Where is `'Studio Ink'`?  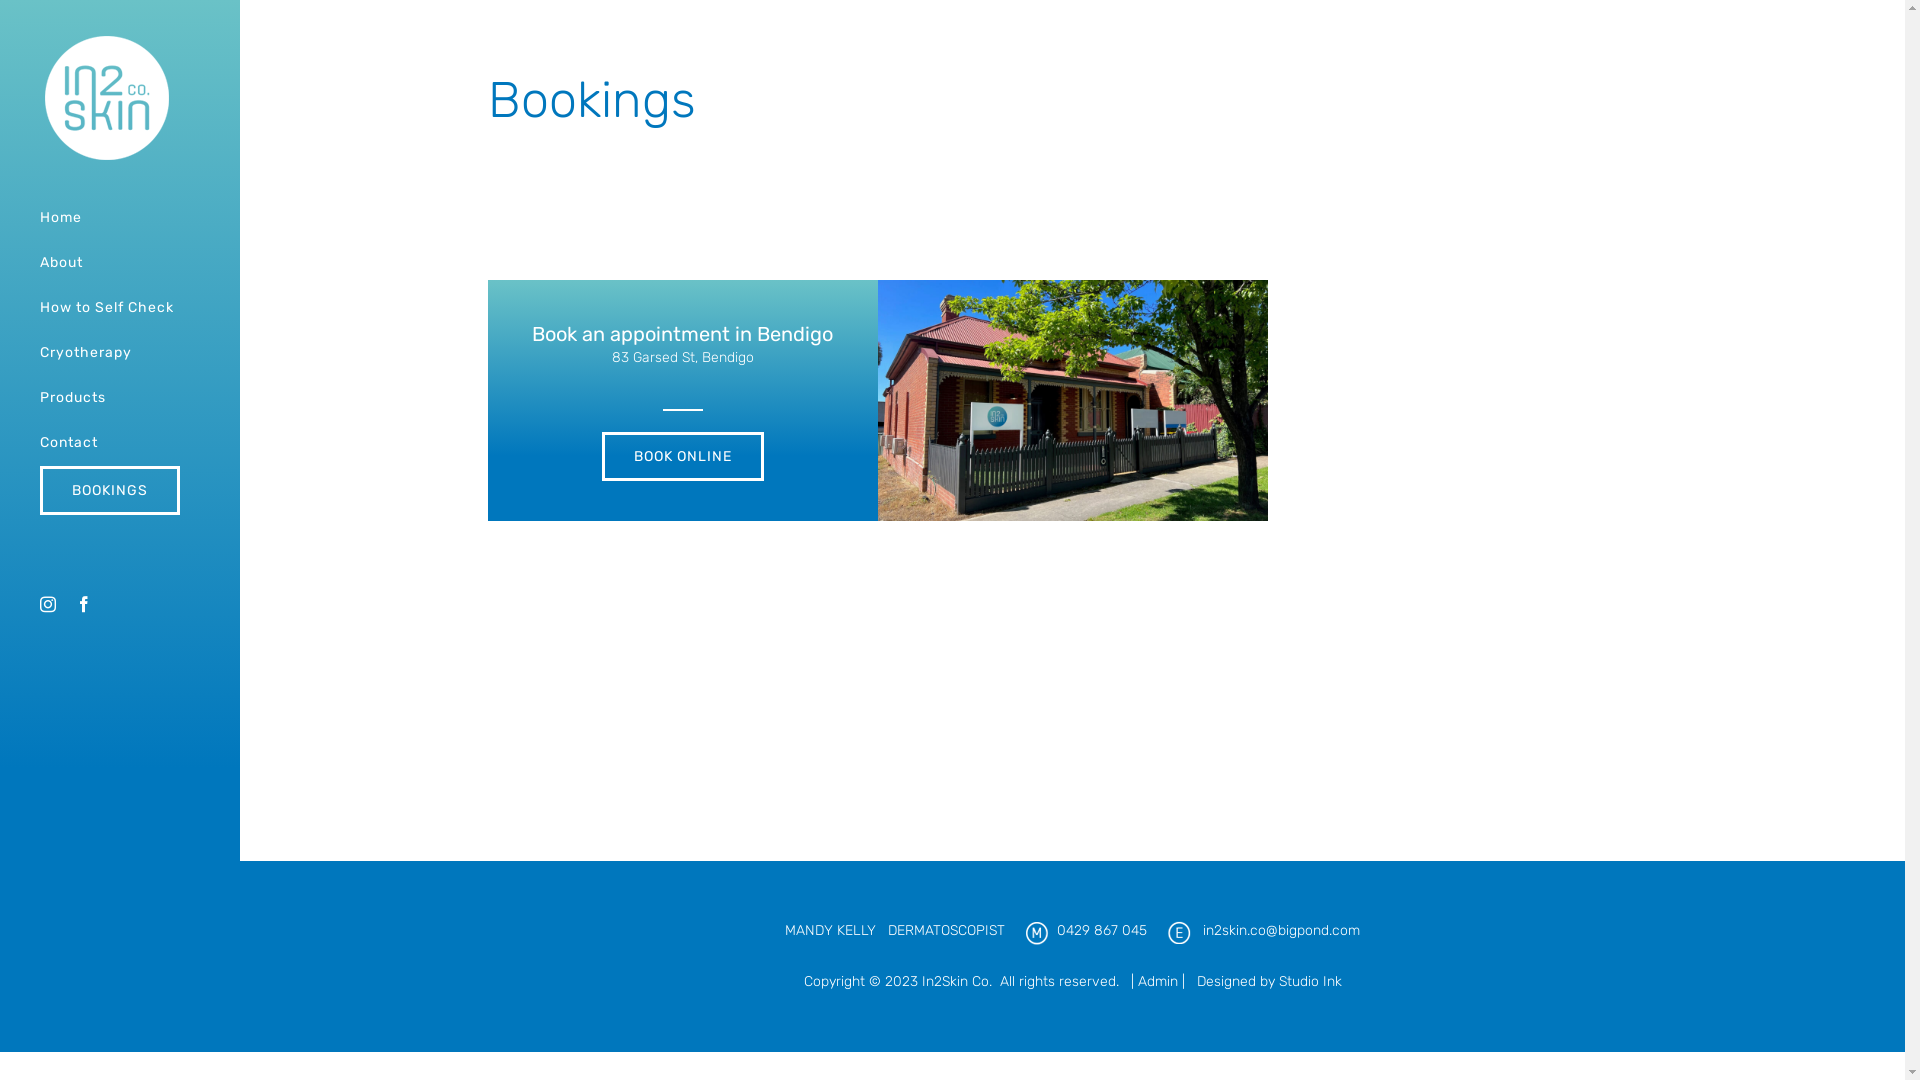 'Studio Ink' is located at coordinates (1276, 980).